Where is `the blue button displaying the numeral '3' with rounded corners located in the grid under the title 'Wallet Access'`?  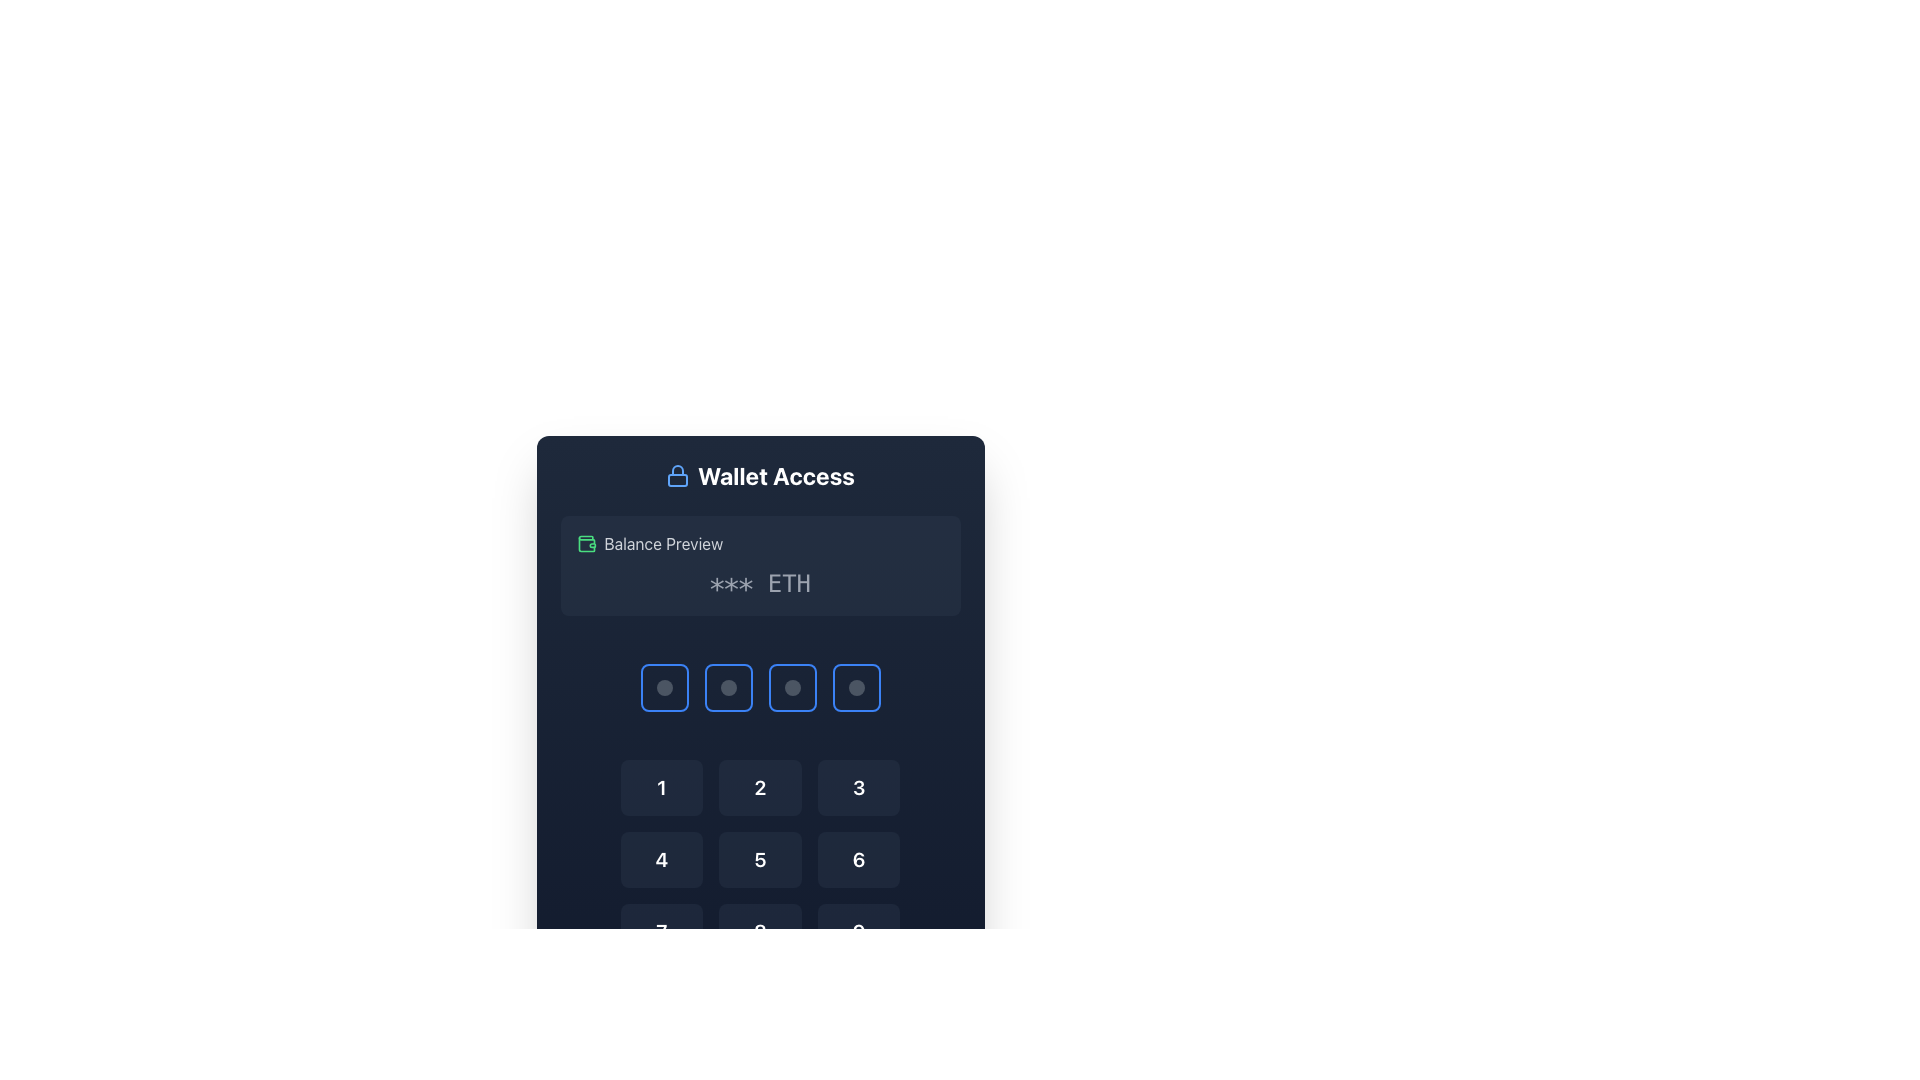 the blue button displaying the numeral '3' with rounded corners located in the grid under the title 'Wallet Access' is located at coordinates (859, 786).